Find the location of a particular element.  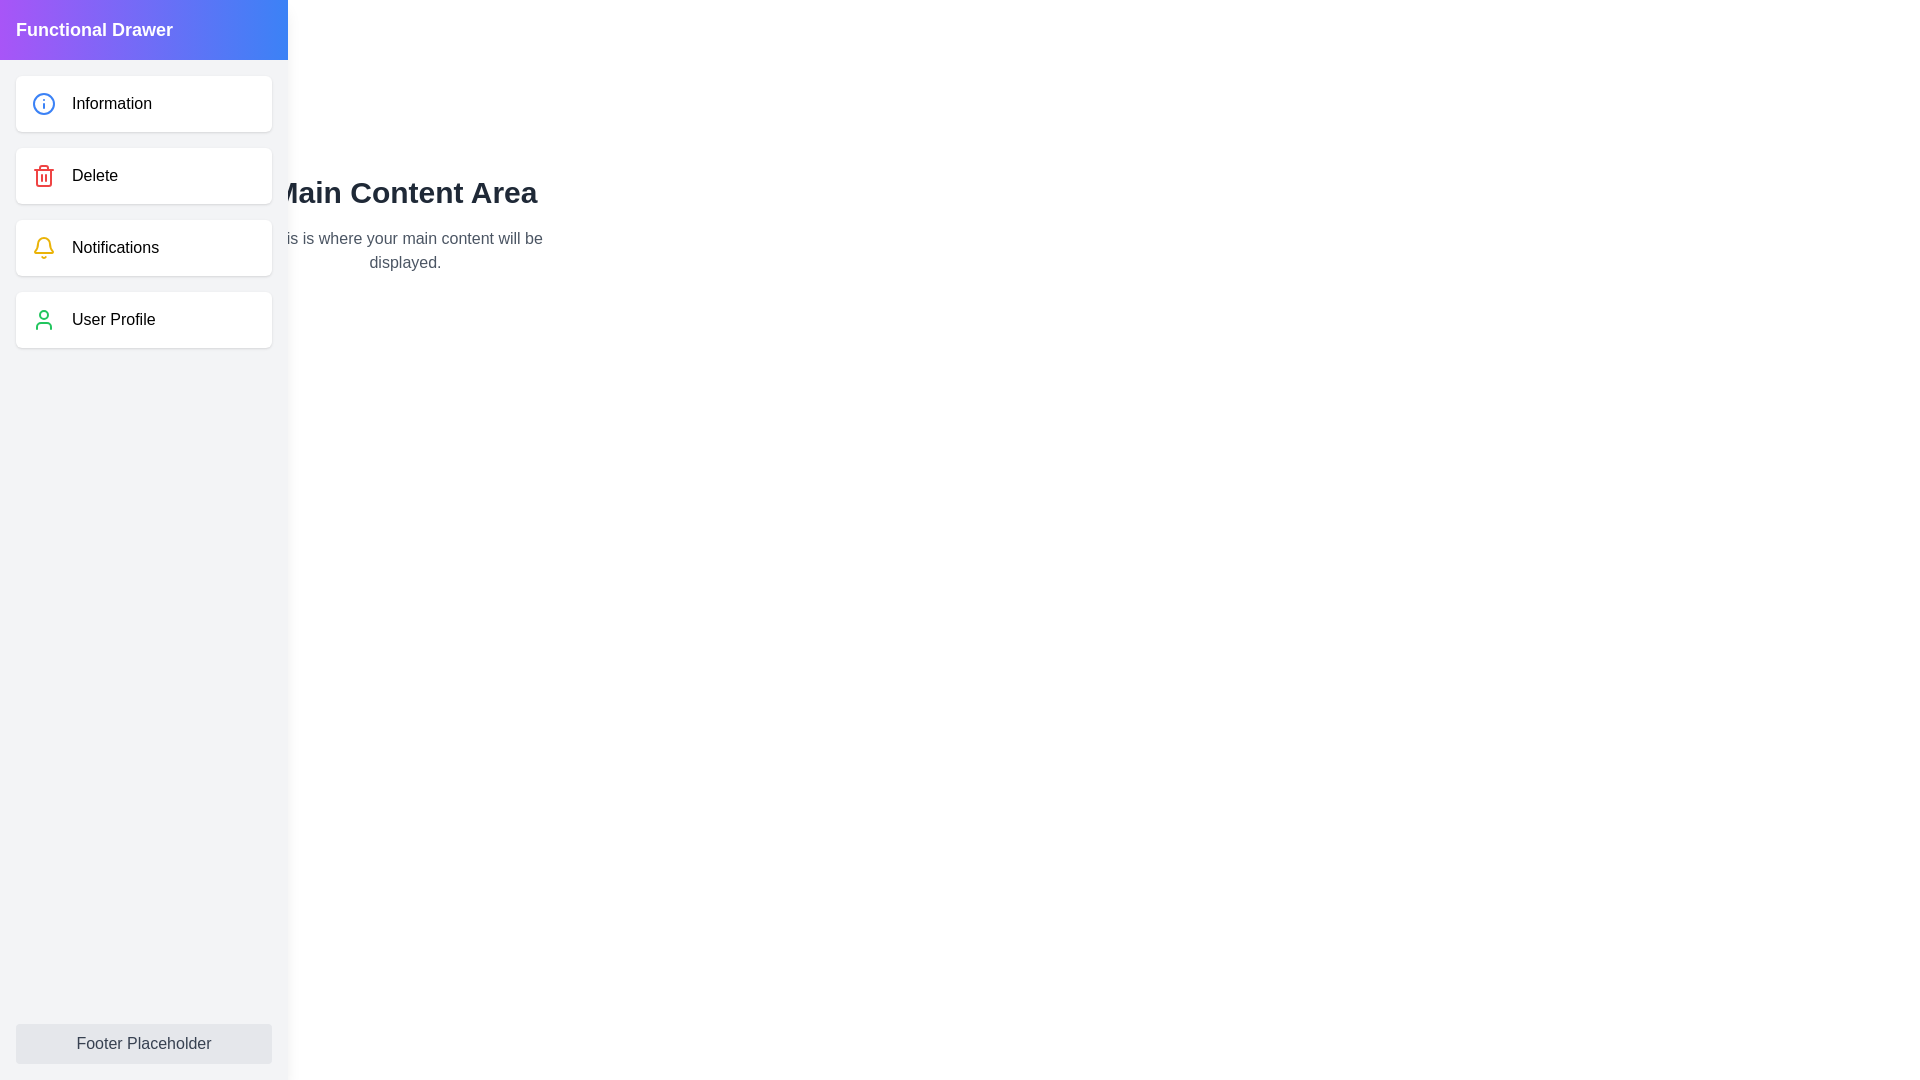

the button-like interactive element representing user profile settings located in the sidebar, which is the fourth option below 'Information,' 'Delete,' and 'Notifications' to change its background color is located at coordinates (143, 319).